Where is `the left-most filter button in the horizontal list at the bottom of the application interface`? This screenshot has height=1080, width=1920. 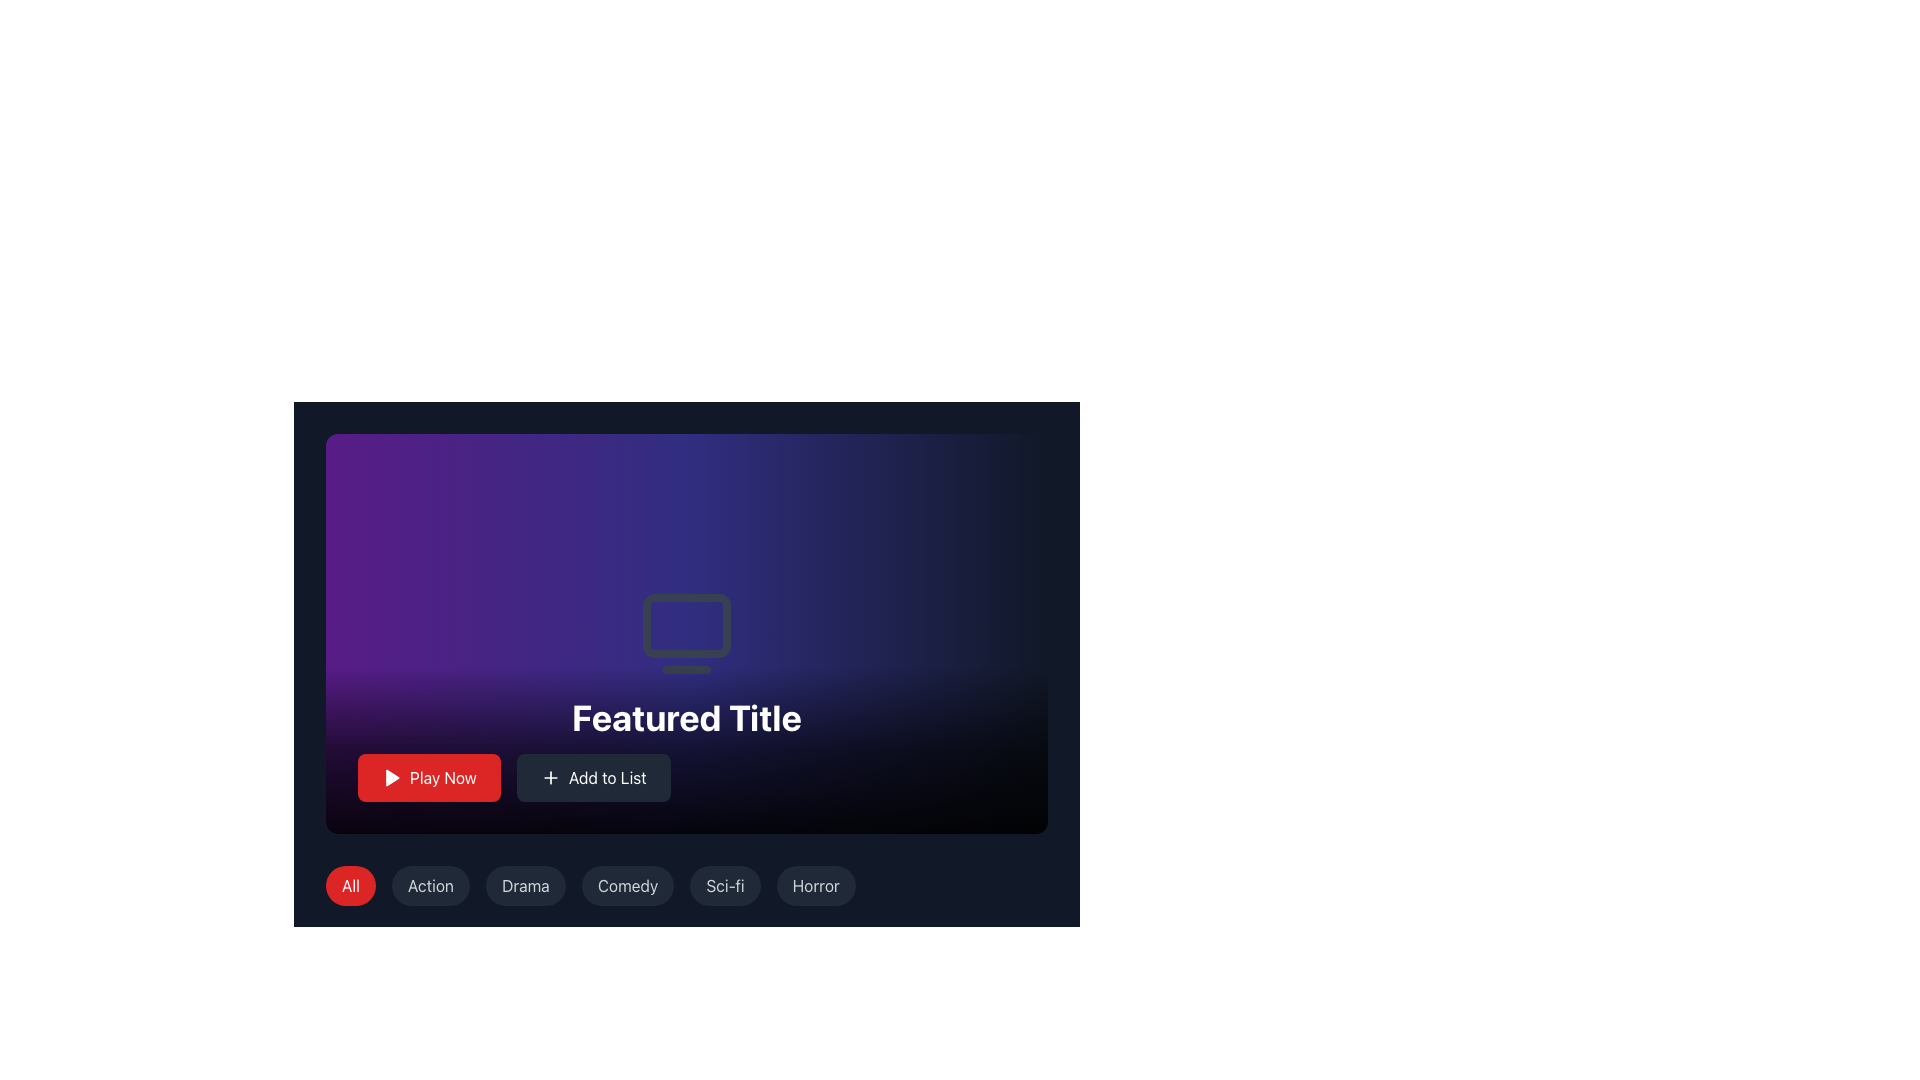 the left-most filter button in the horizontal list at the bottom of the application interface is located at coordinates (350, 885).